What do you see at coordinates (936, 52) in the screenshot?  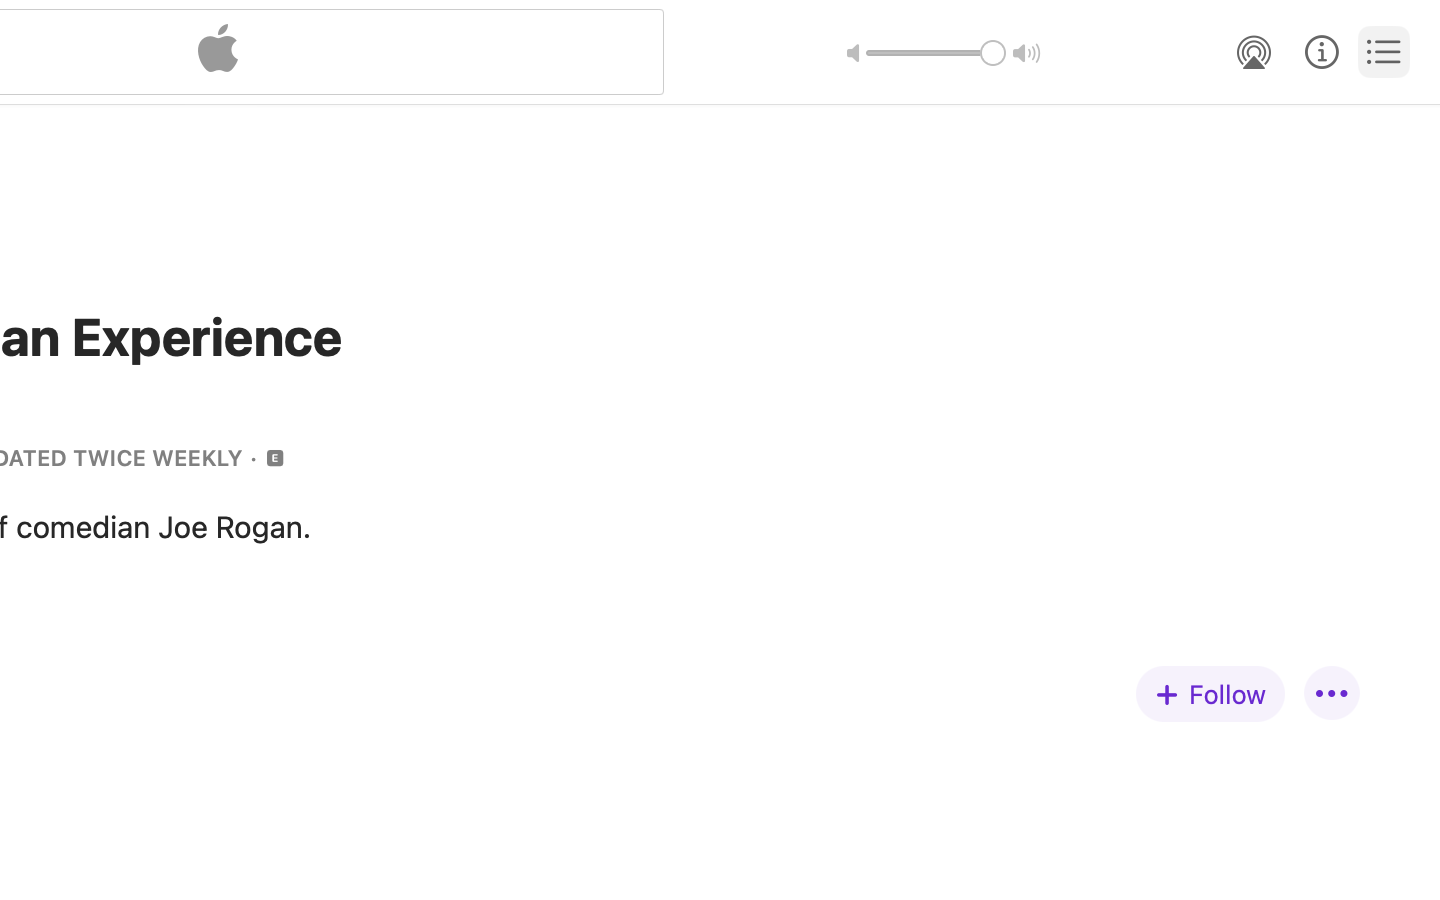 I see `'1.0'` at bounding box center [936, 52].